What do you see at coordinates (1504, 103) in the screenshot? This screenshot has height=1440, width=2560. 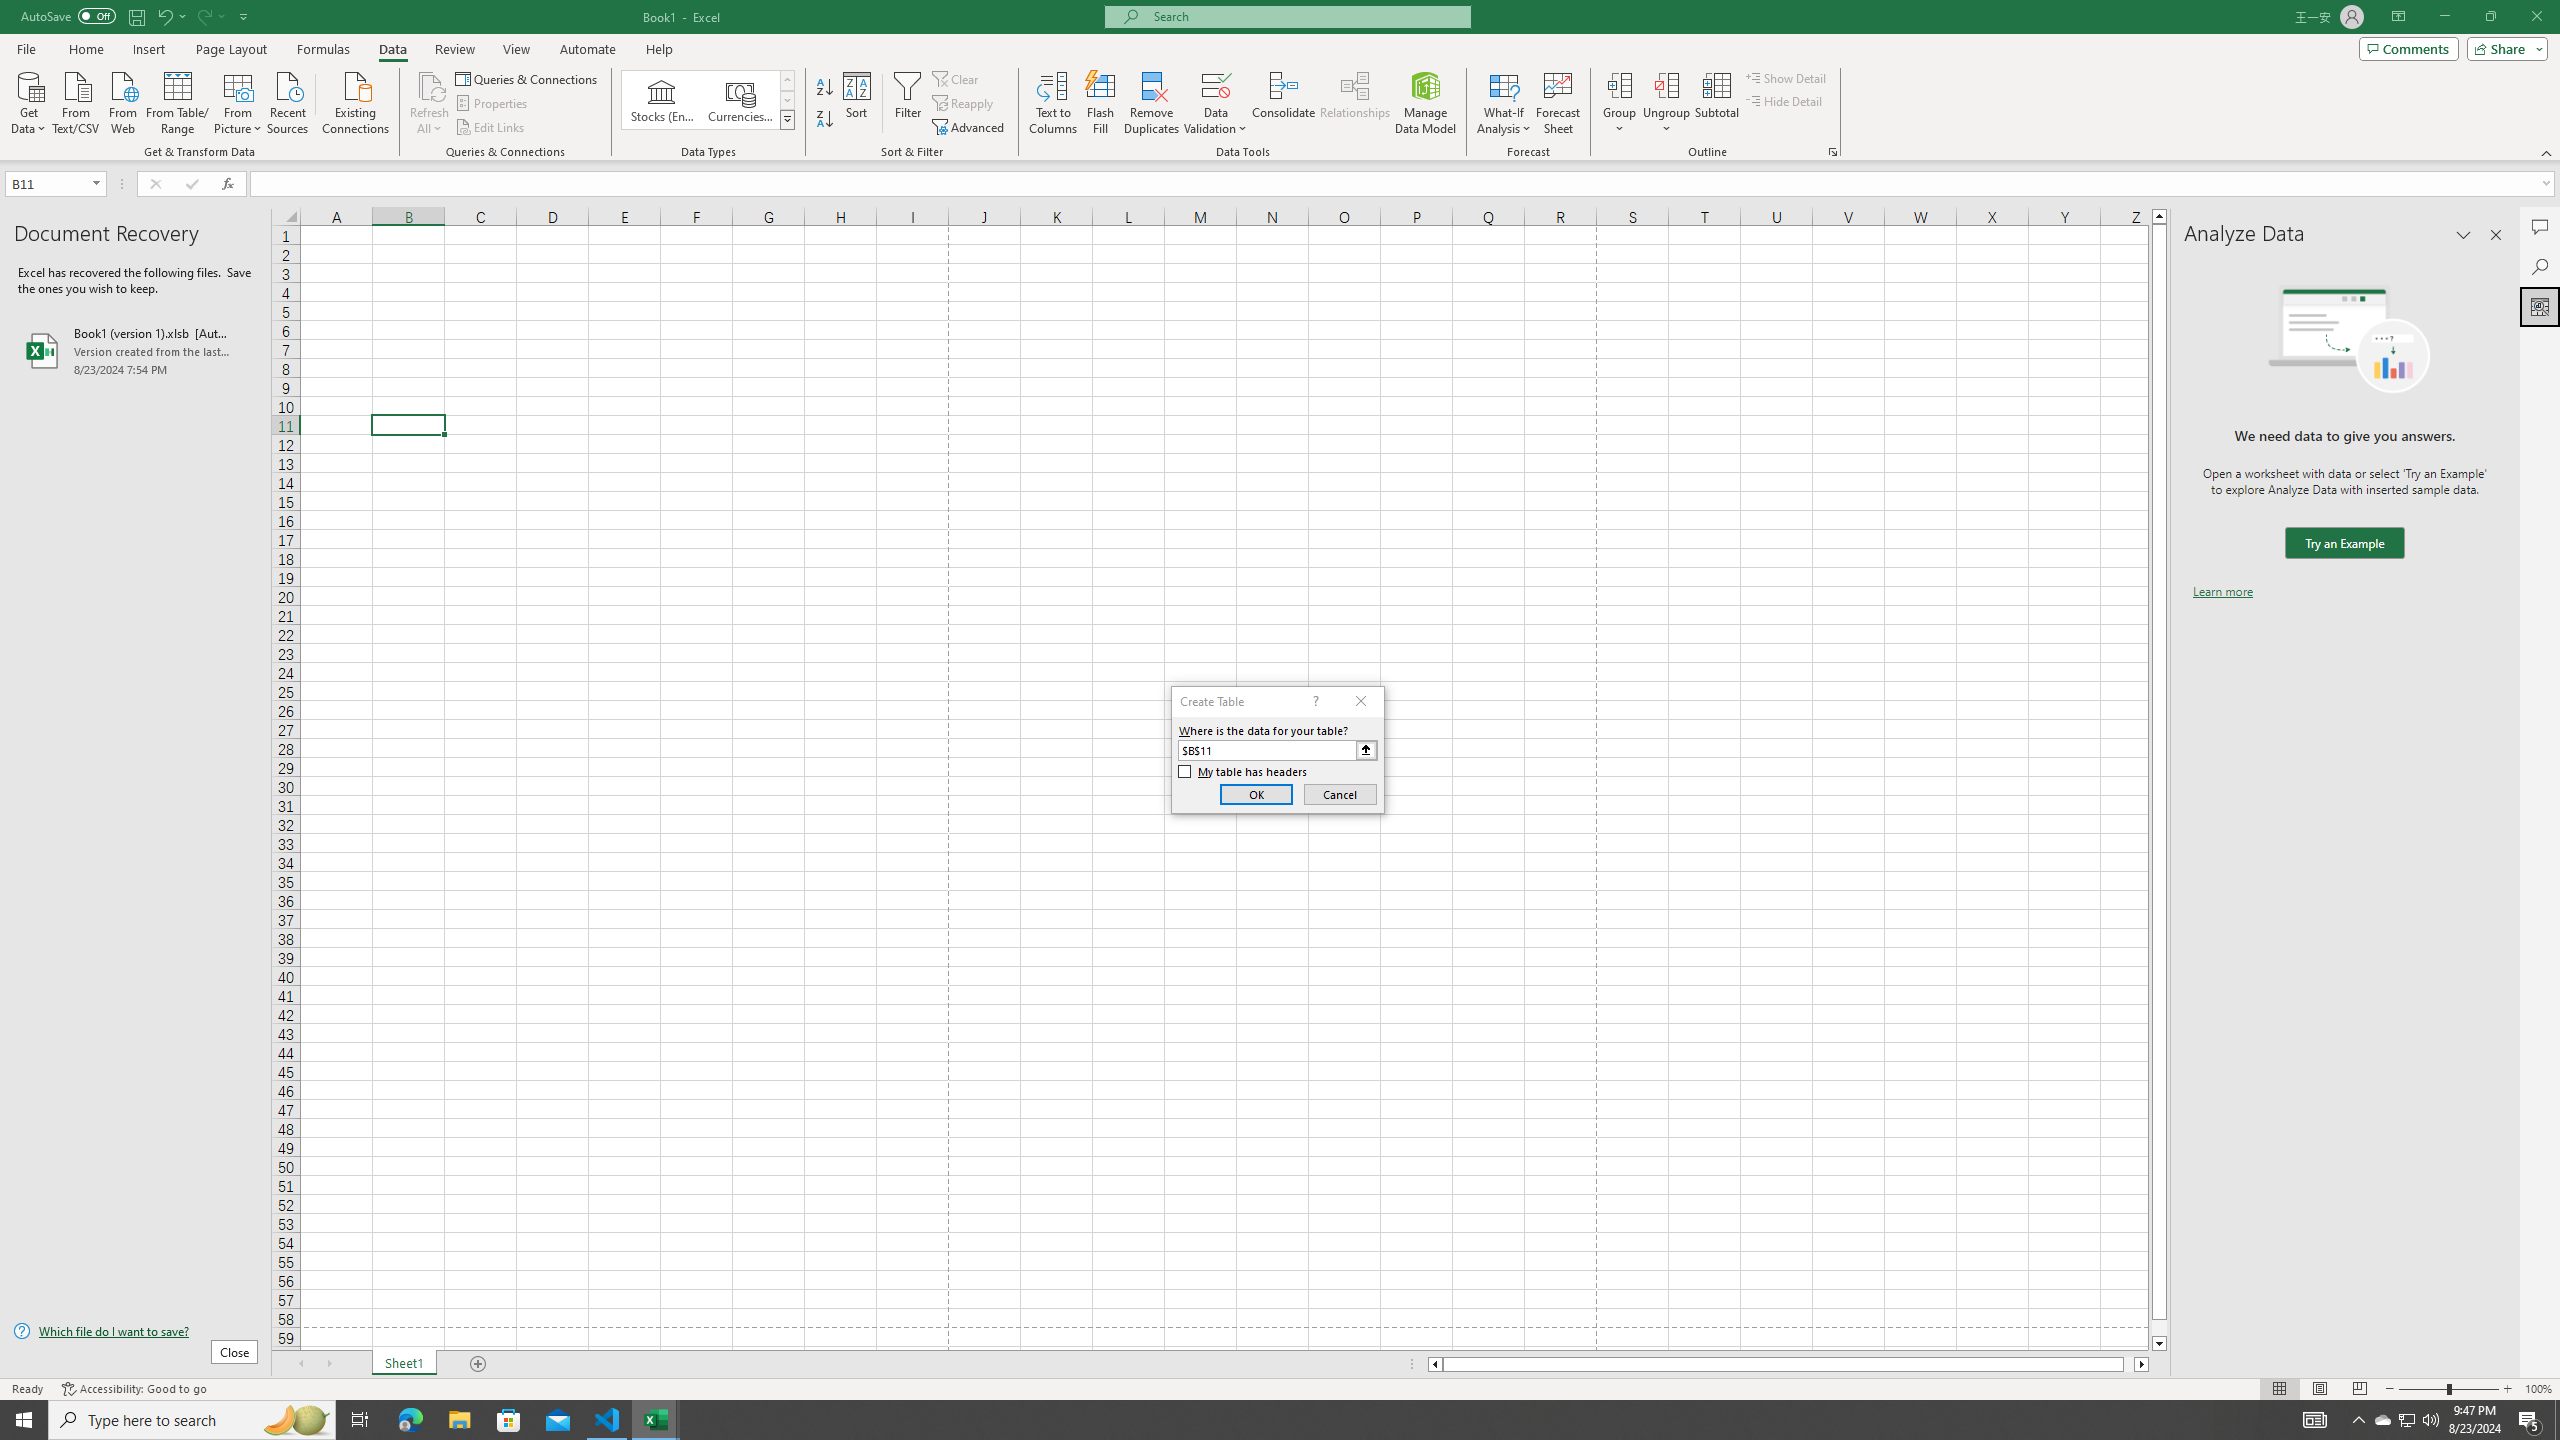 I see `'What-If Analysis'` at bounding box center [1504, 103].